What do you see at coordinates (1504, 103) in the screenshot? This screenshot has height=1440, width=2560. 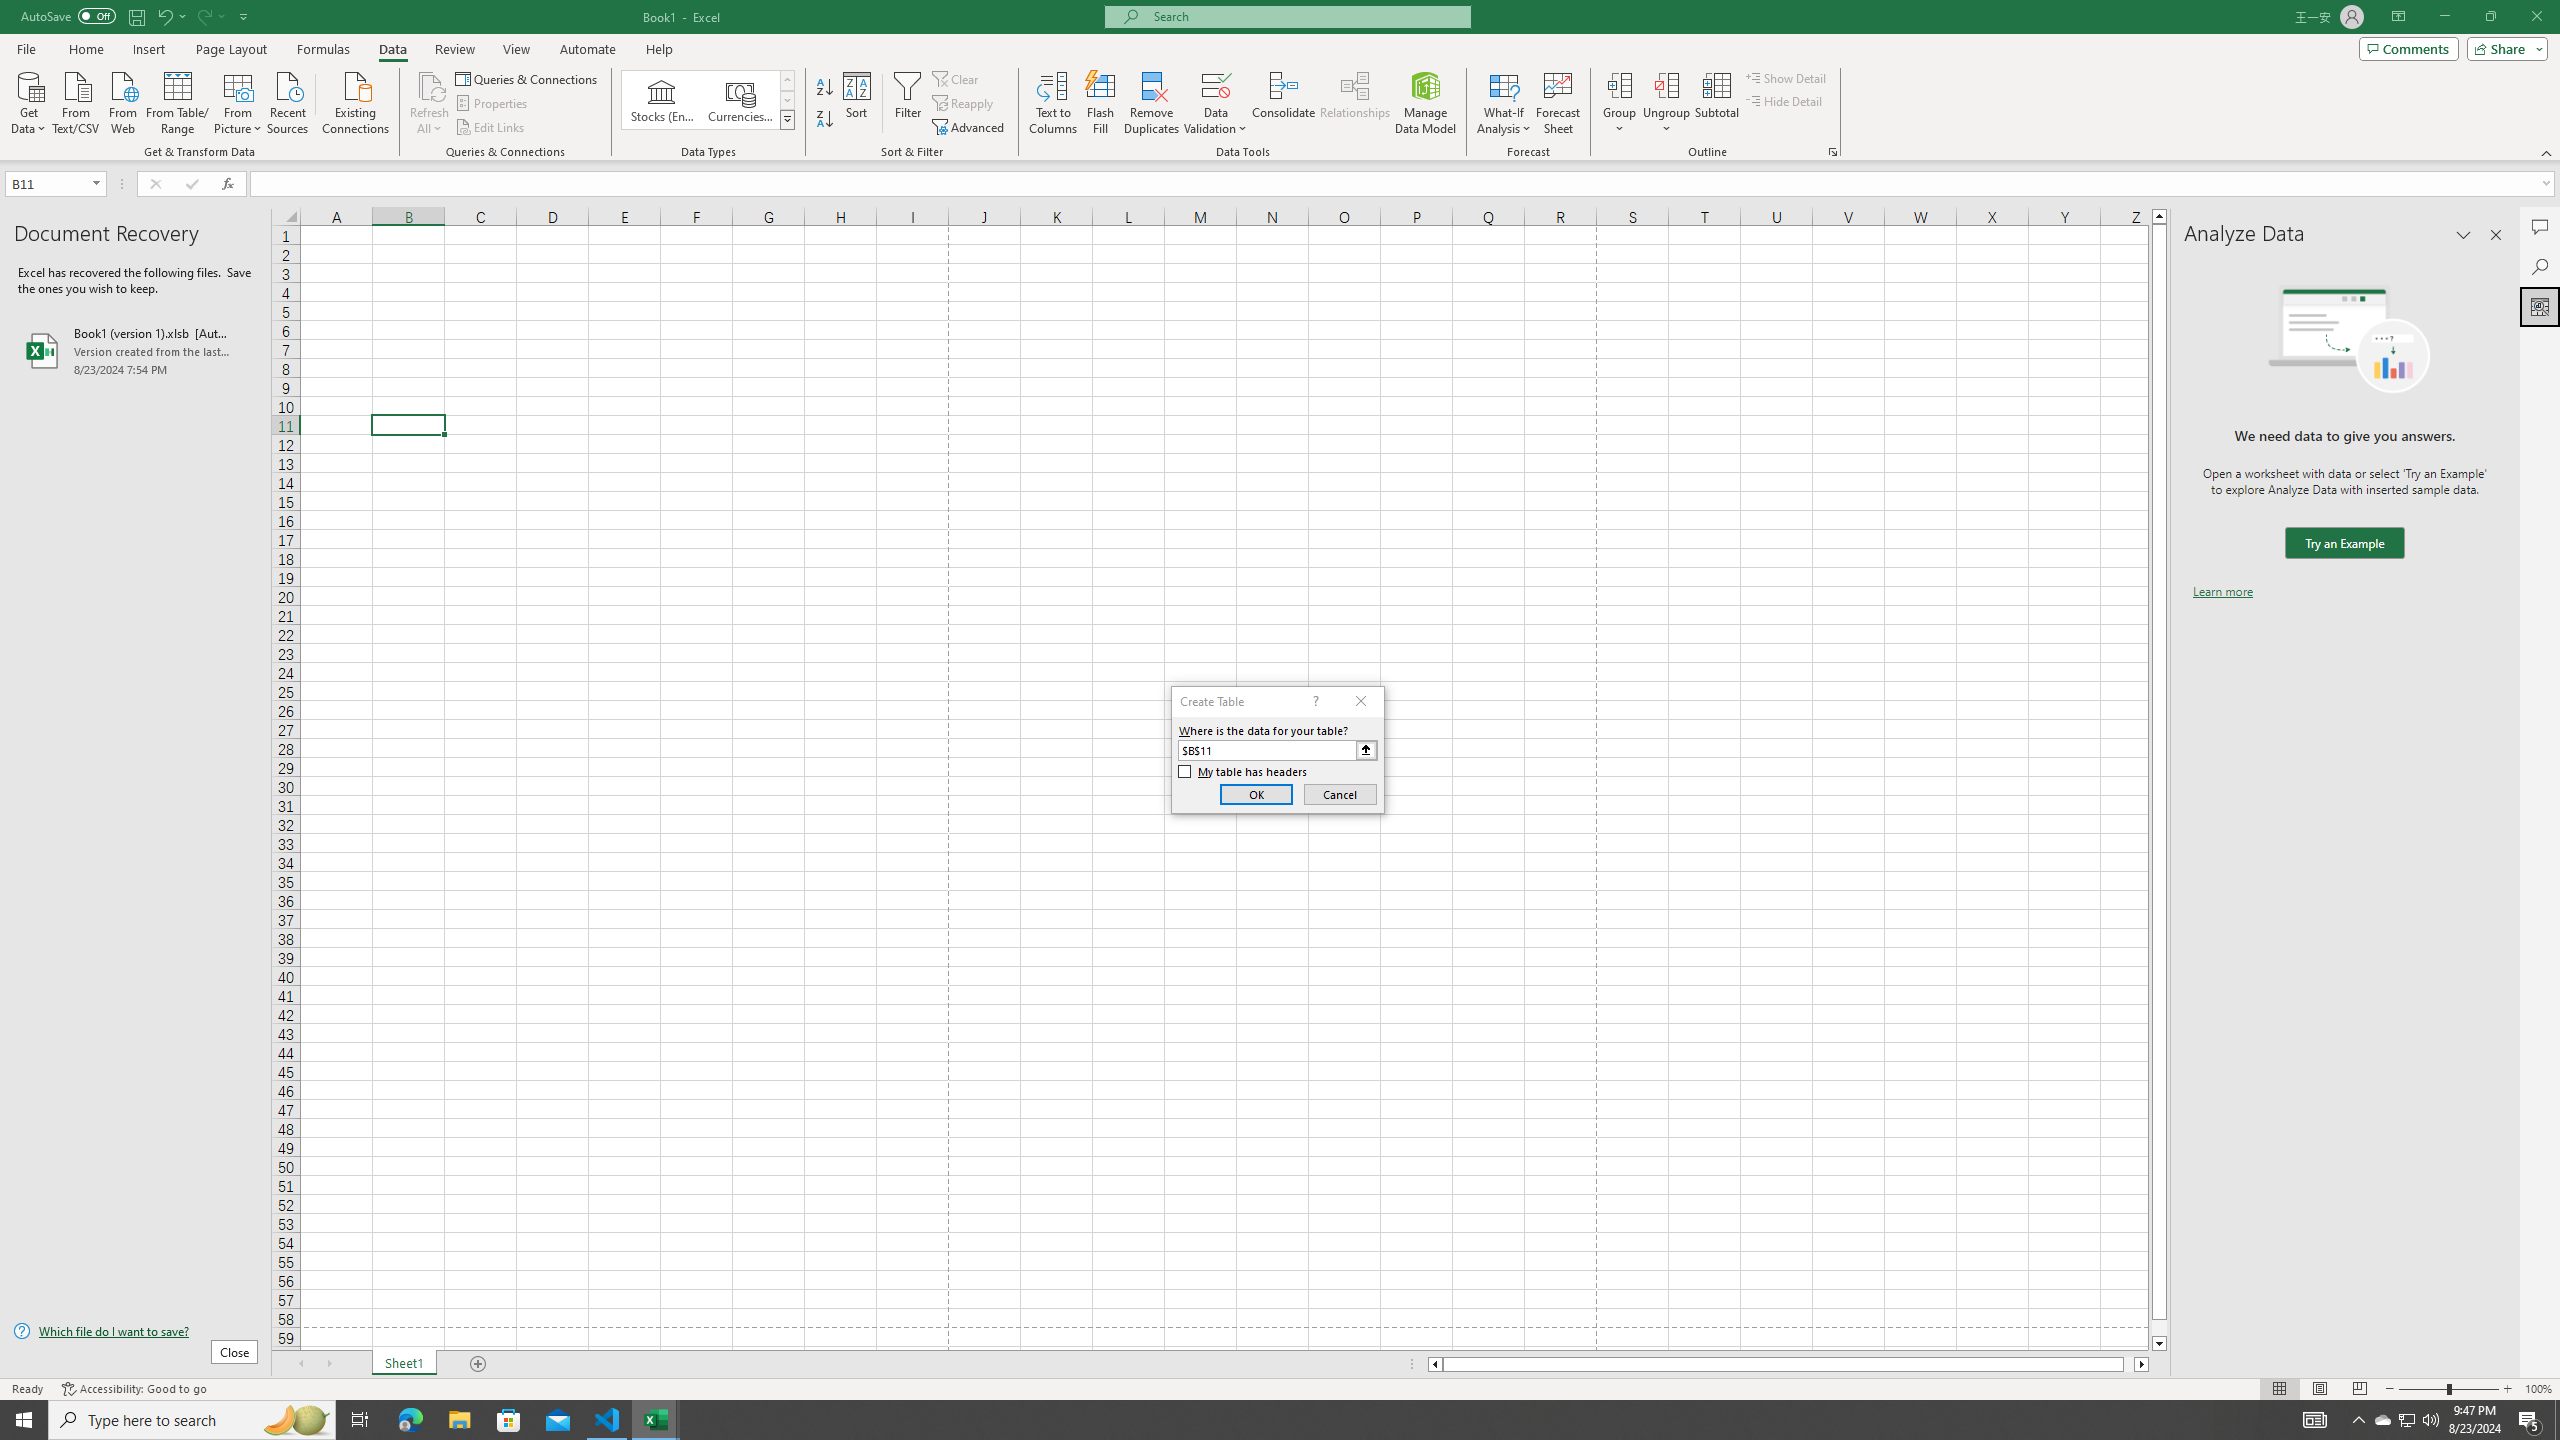 I see `'What-If Analysis'` at bounding box center [1504, 103].